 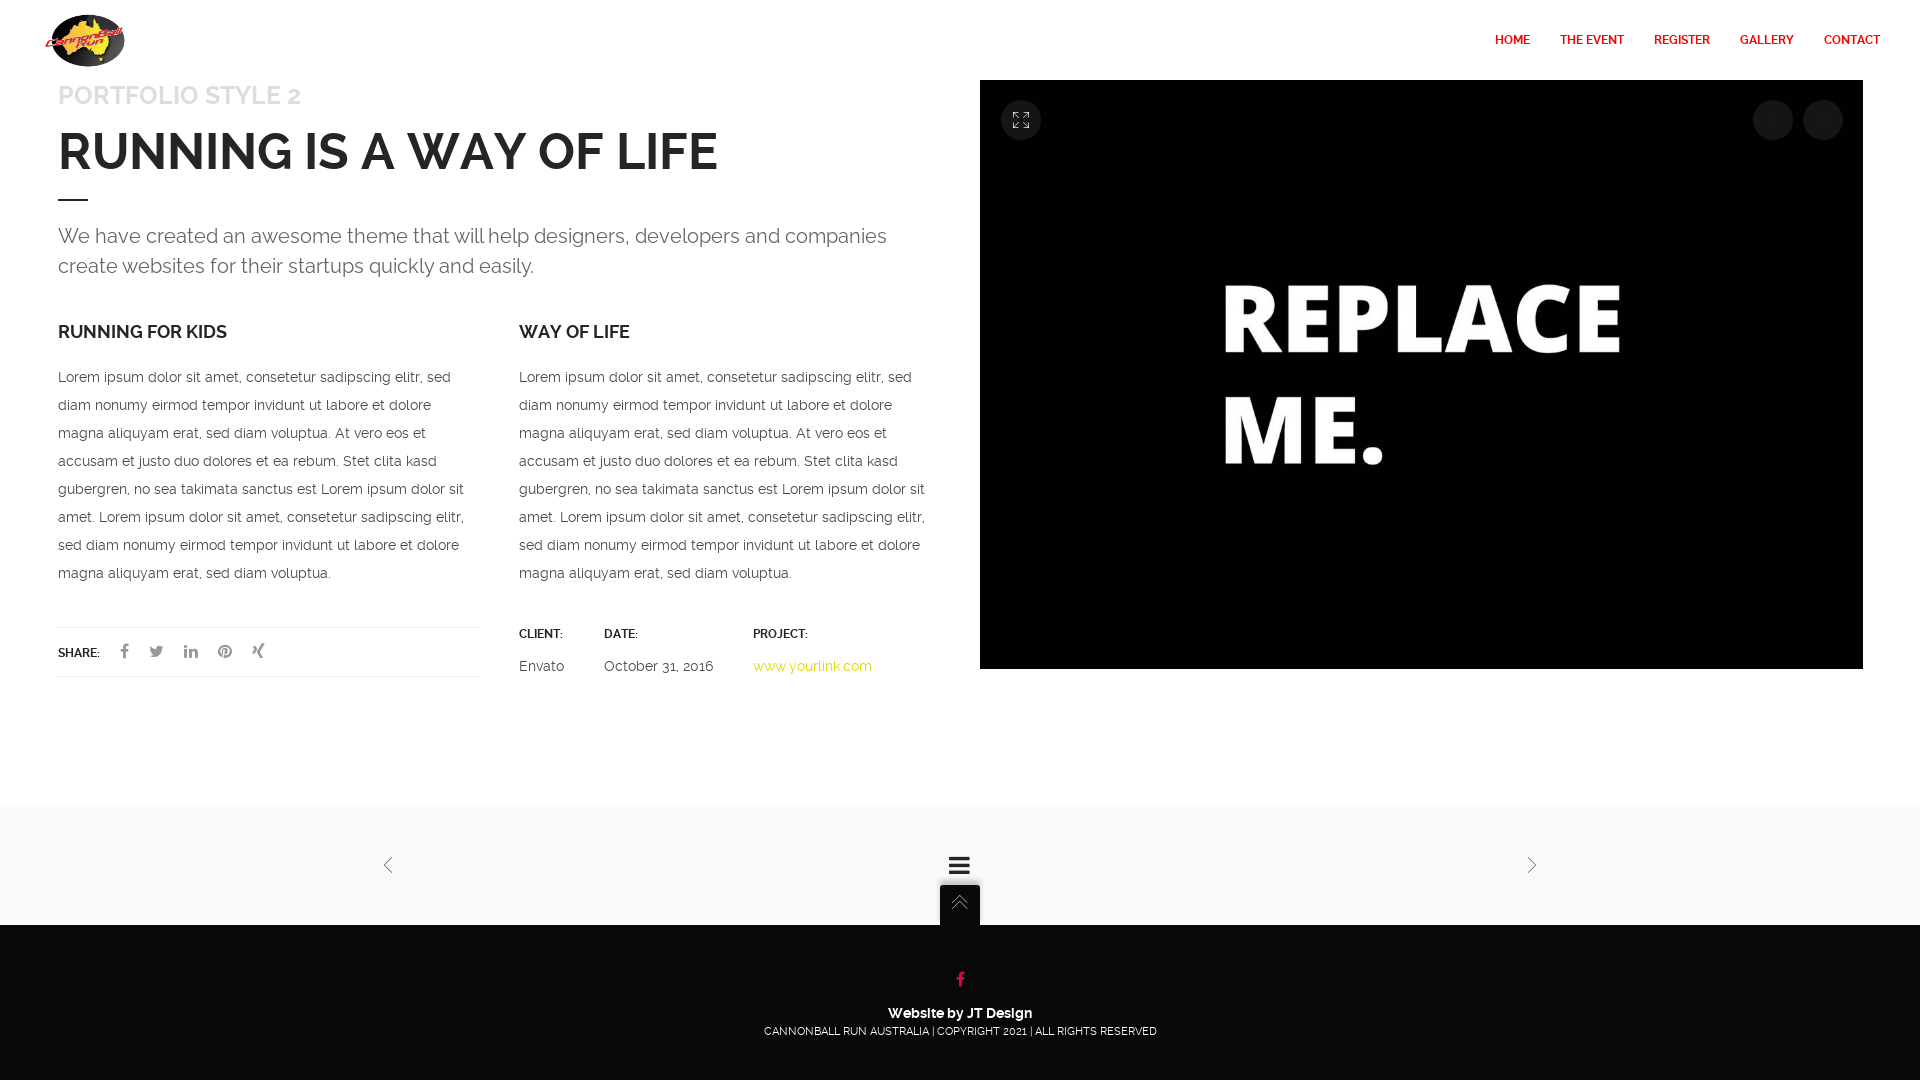 What do you see at coordinates (1843, 39) in the screenshot?
I see `'CONTACT'` at bounding box center [1843, 39].